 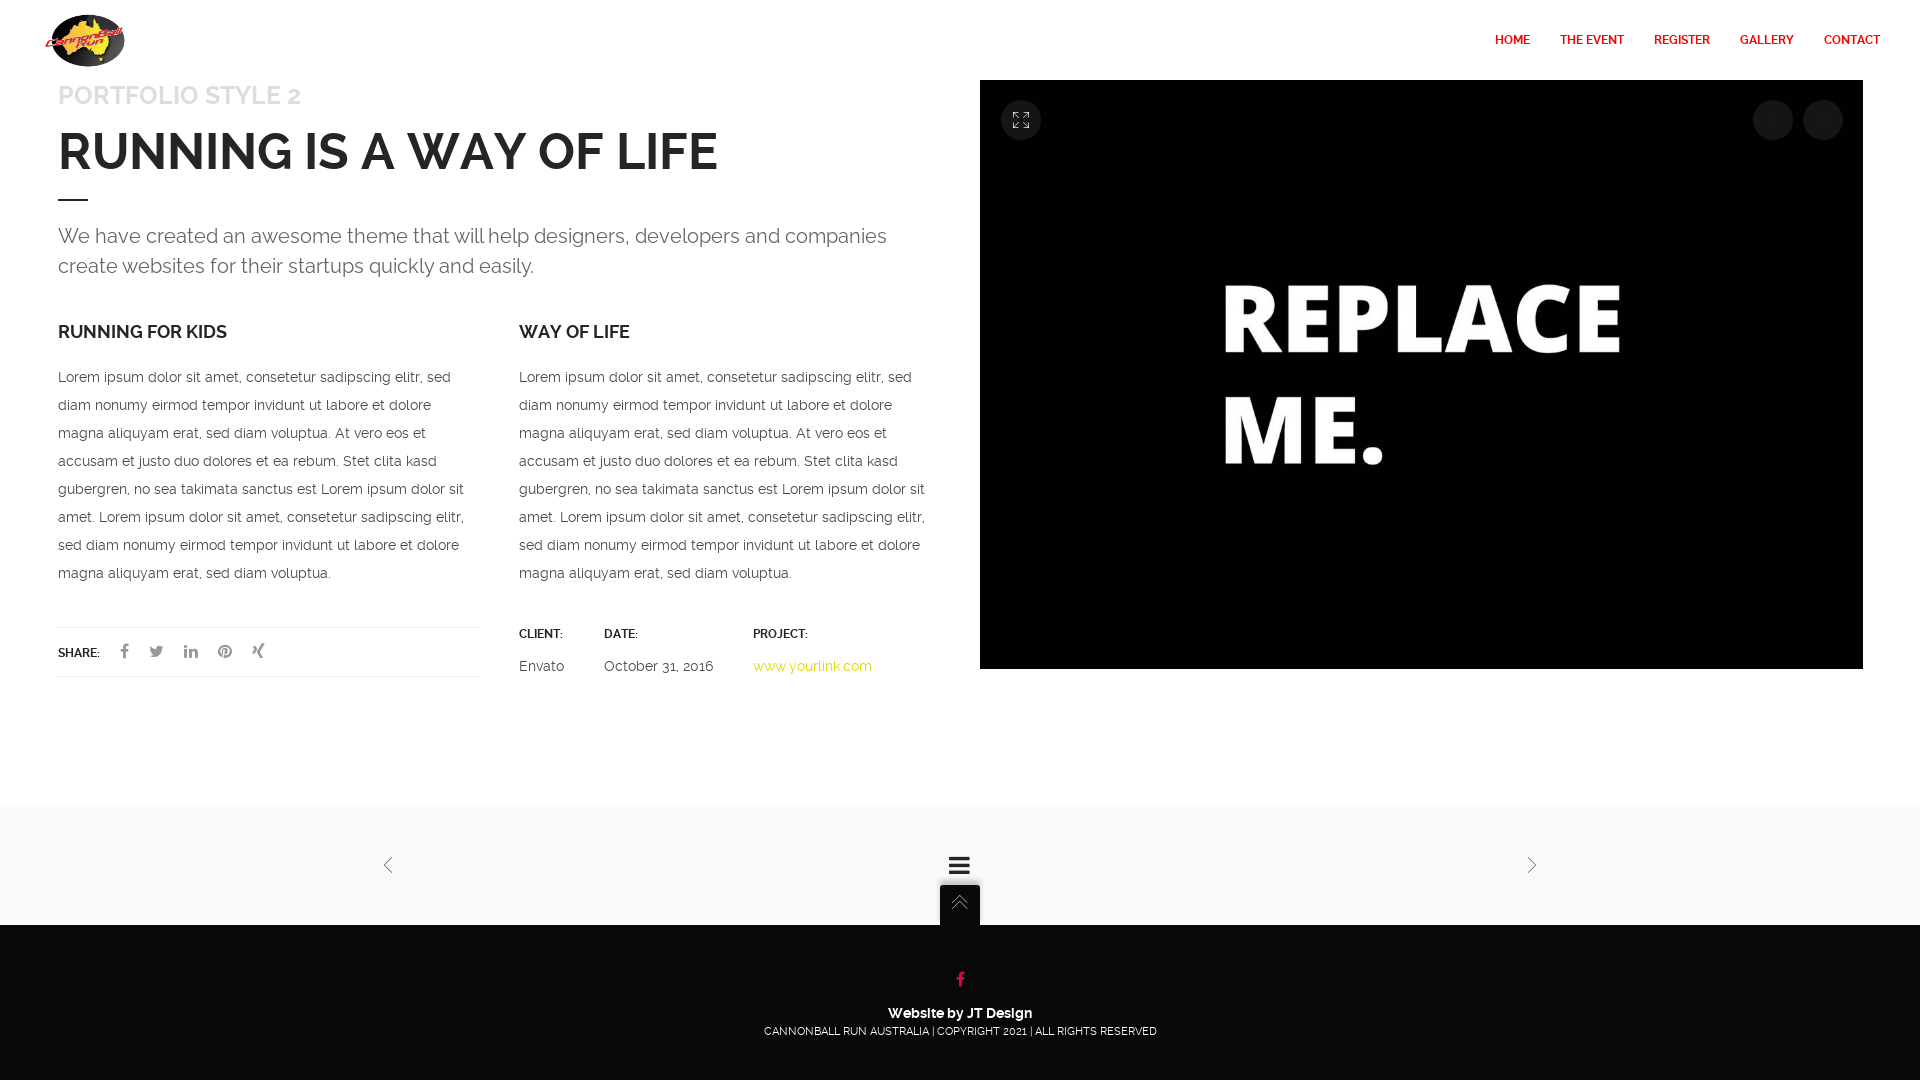 What do you see at coordinates (1843, 39) in the screenshot?
I see `'CONTACT'` at bounding box center [1843, 39].